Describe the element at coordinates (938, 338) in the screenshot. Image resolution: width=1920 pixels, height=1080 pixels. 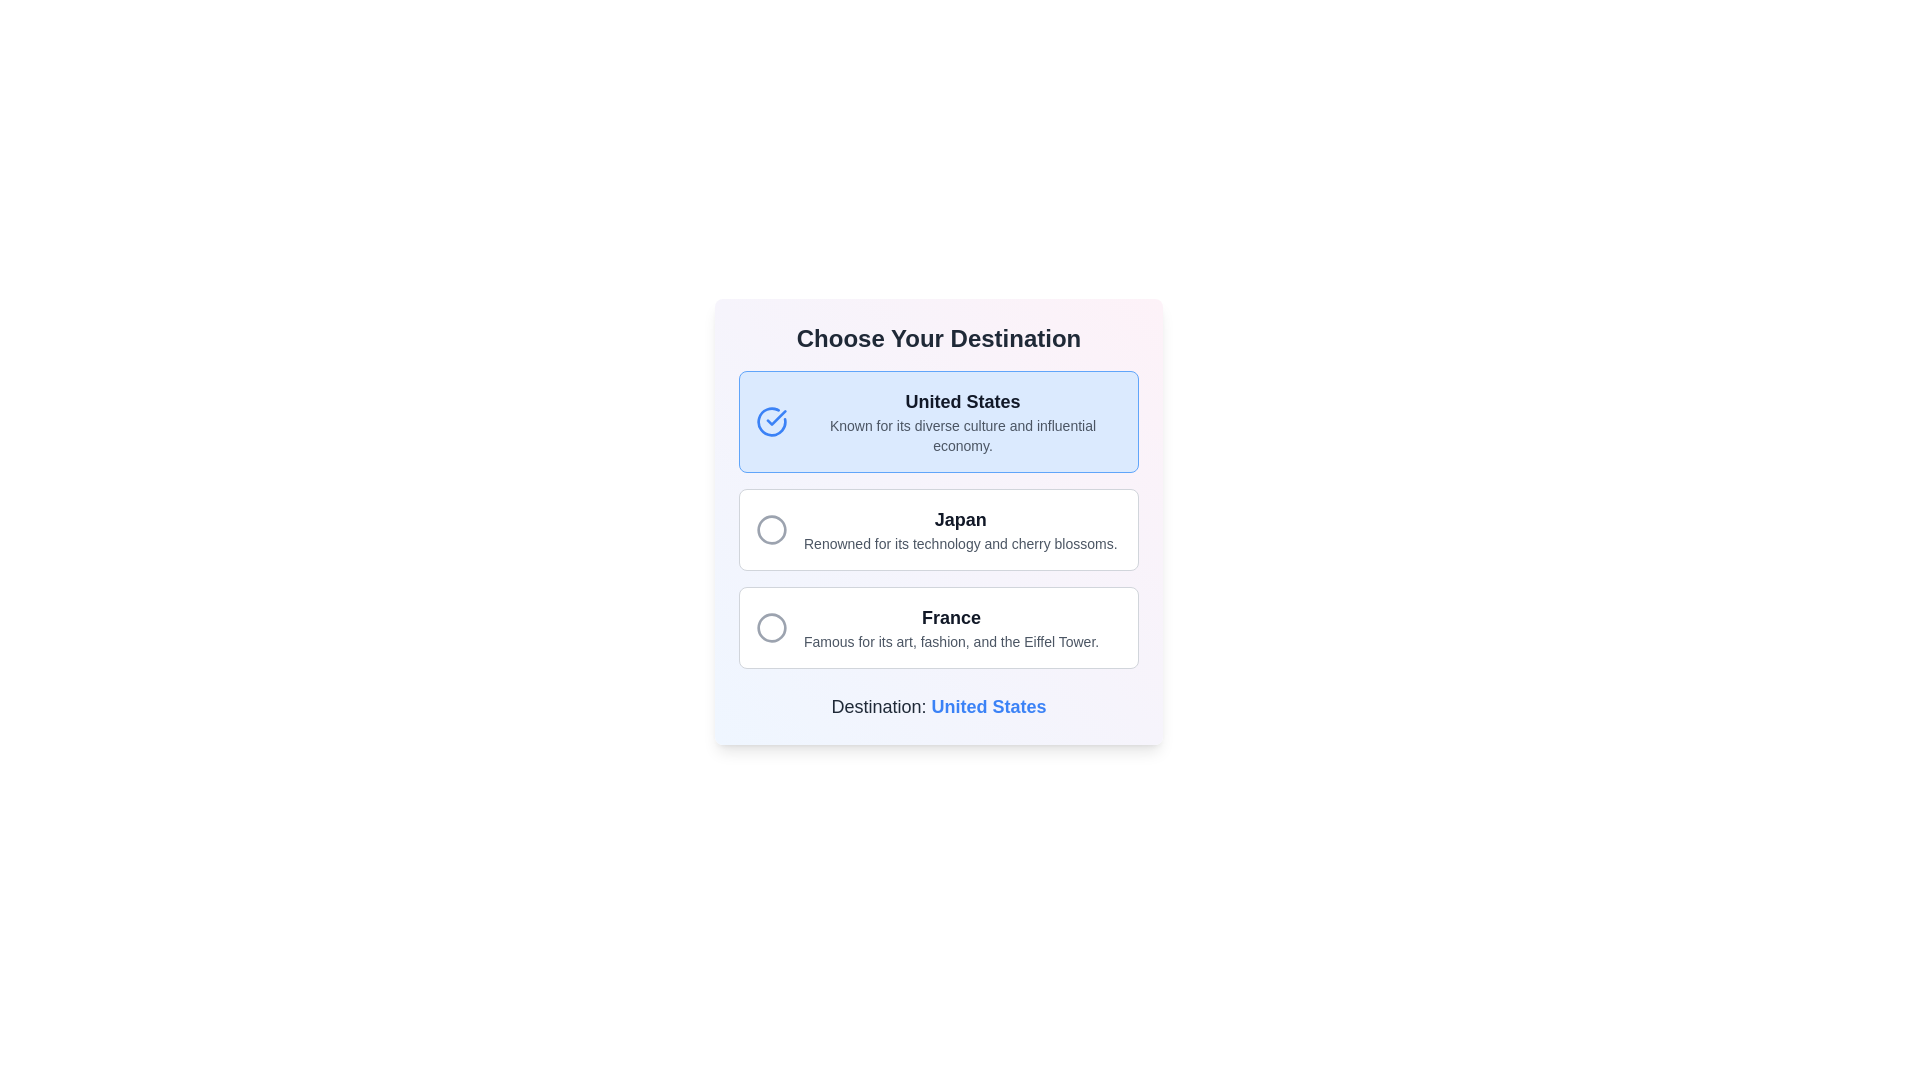
I see `the static header text label that introduces the section for choosing a destination` at that location.